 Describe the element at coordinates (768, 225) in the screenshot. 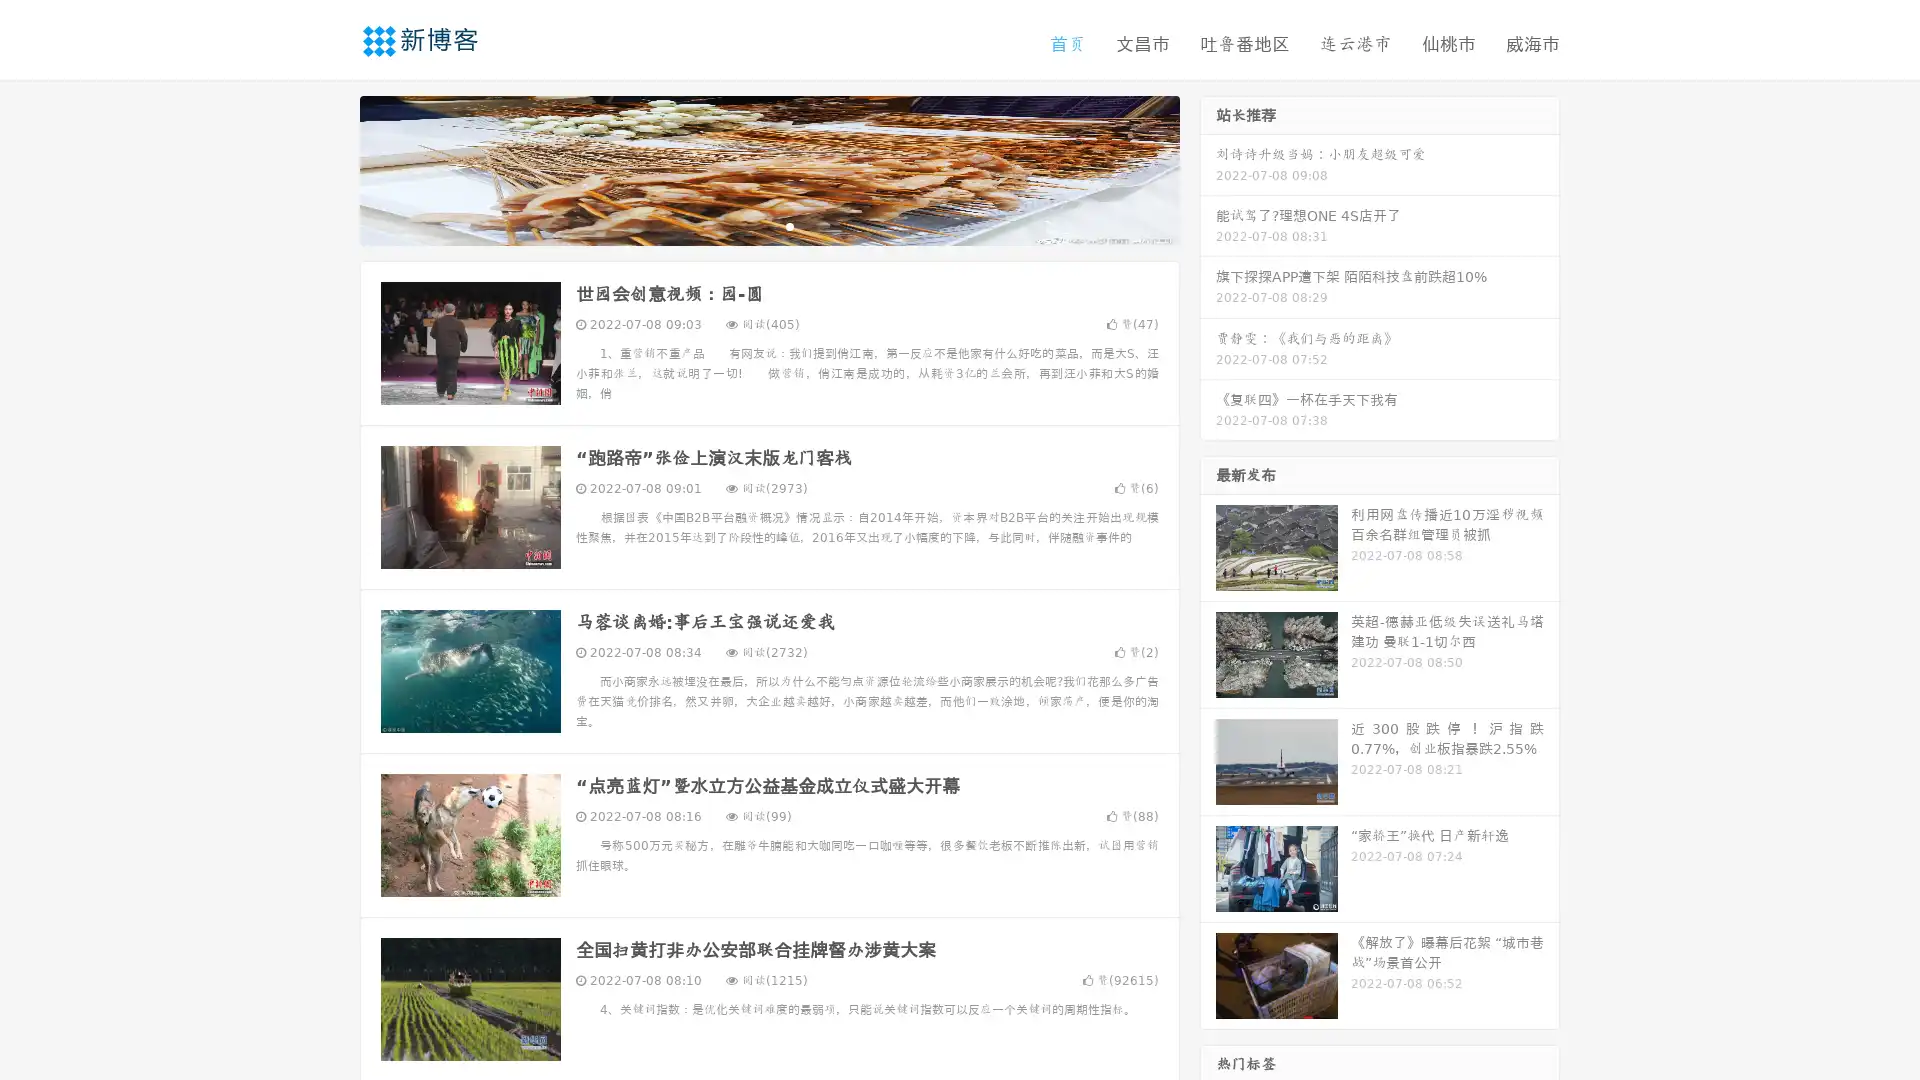

I see `Go to slide 2` at that location.